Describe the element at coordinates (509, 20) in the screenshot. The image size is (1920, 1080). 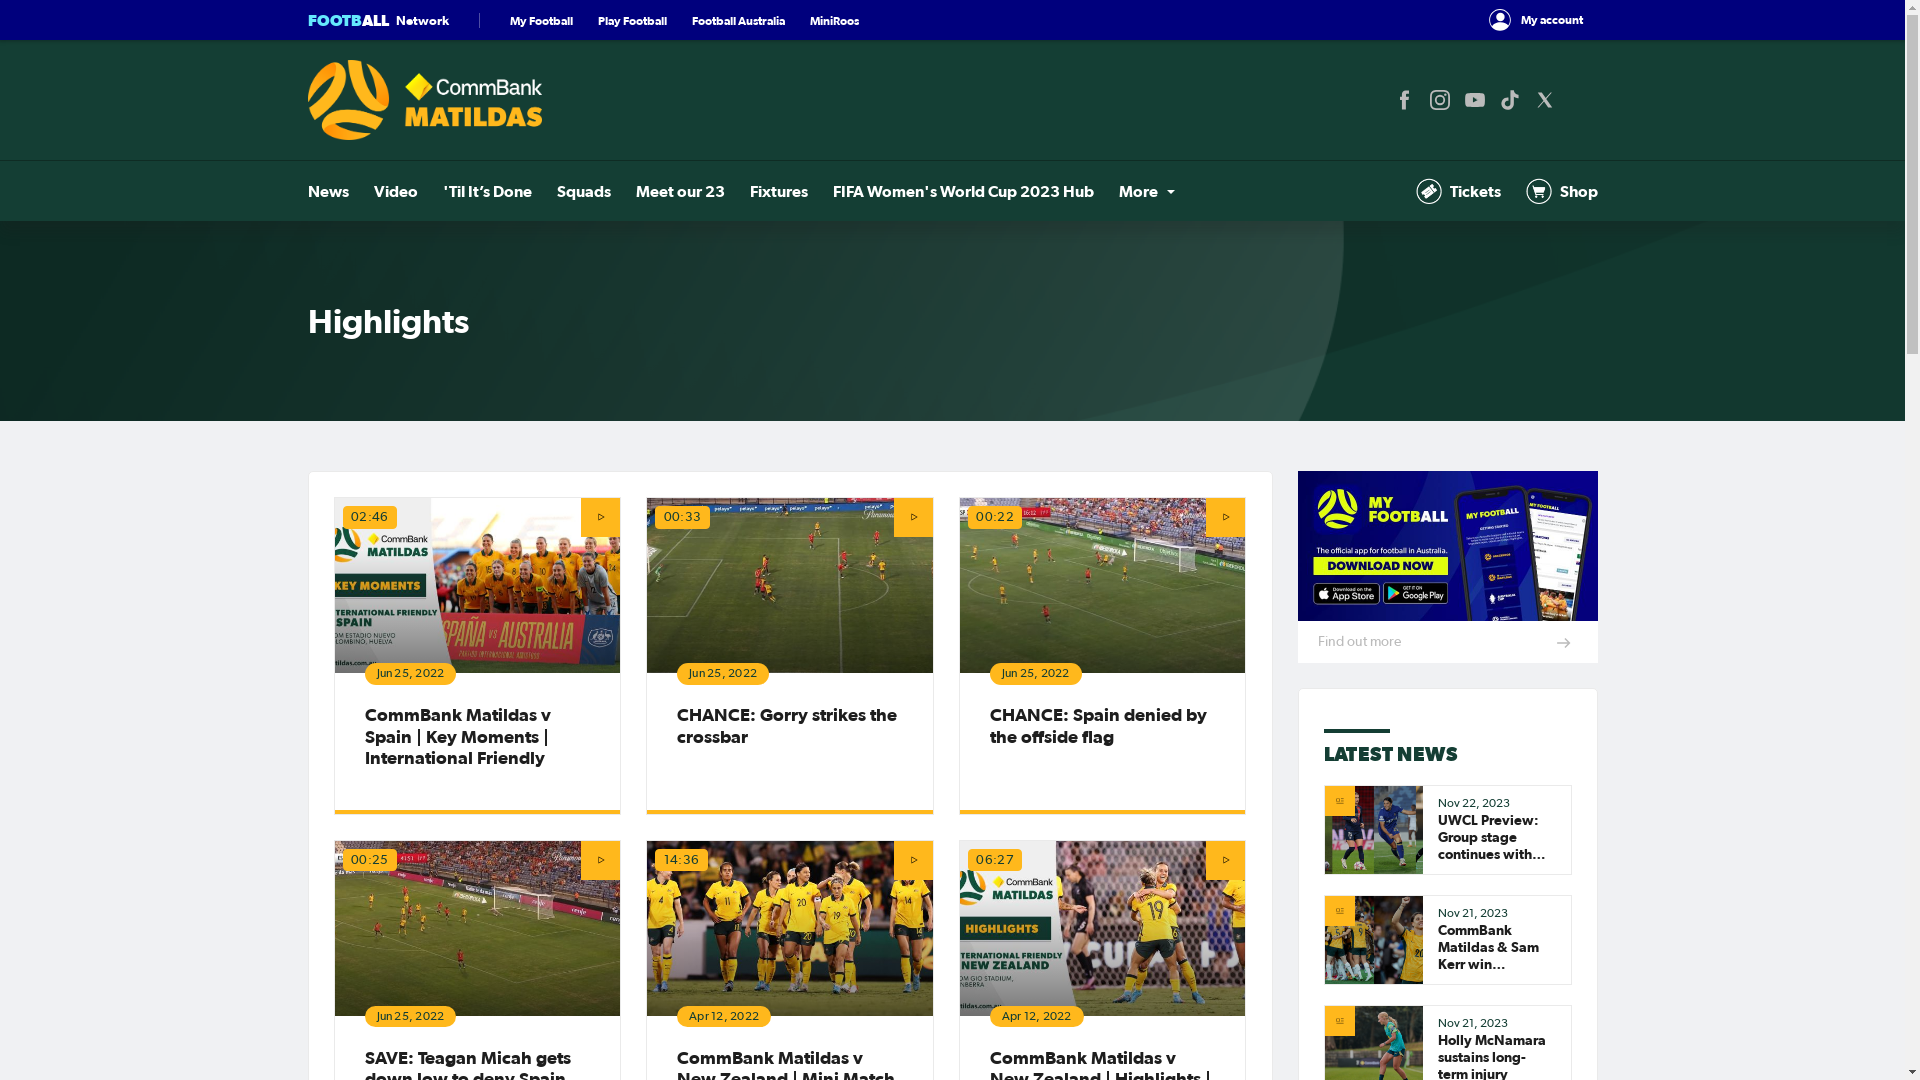
I see `'My Football'` at that location.